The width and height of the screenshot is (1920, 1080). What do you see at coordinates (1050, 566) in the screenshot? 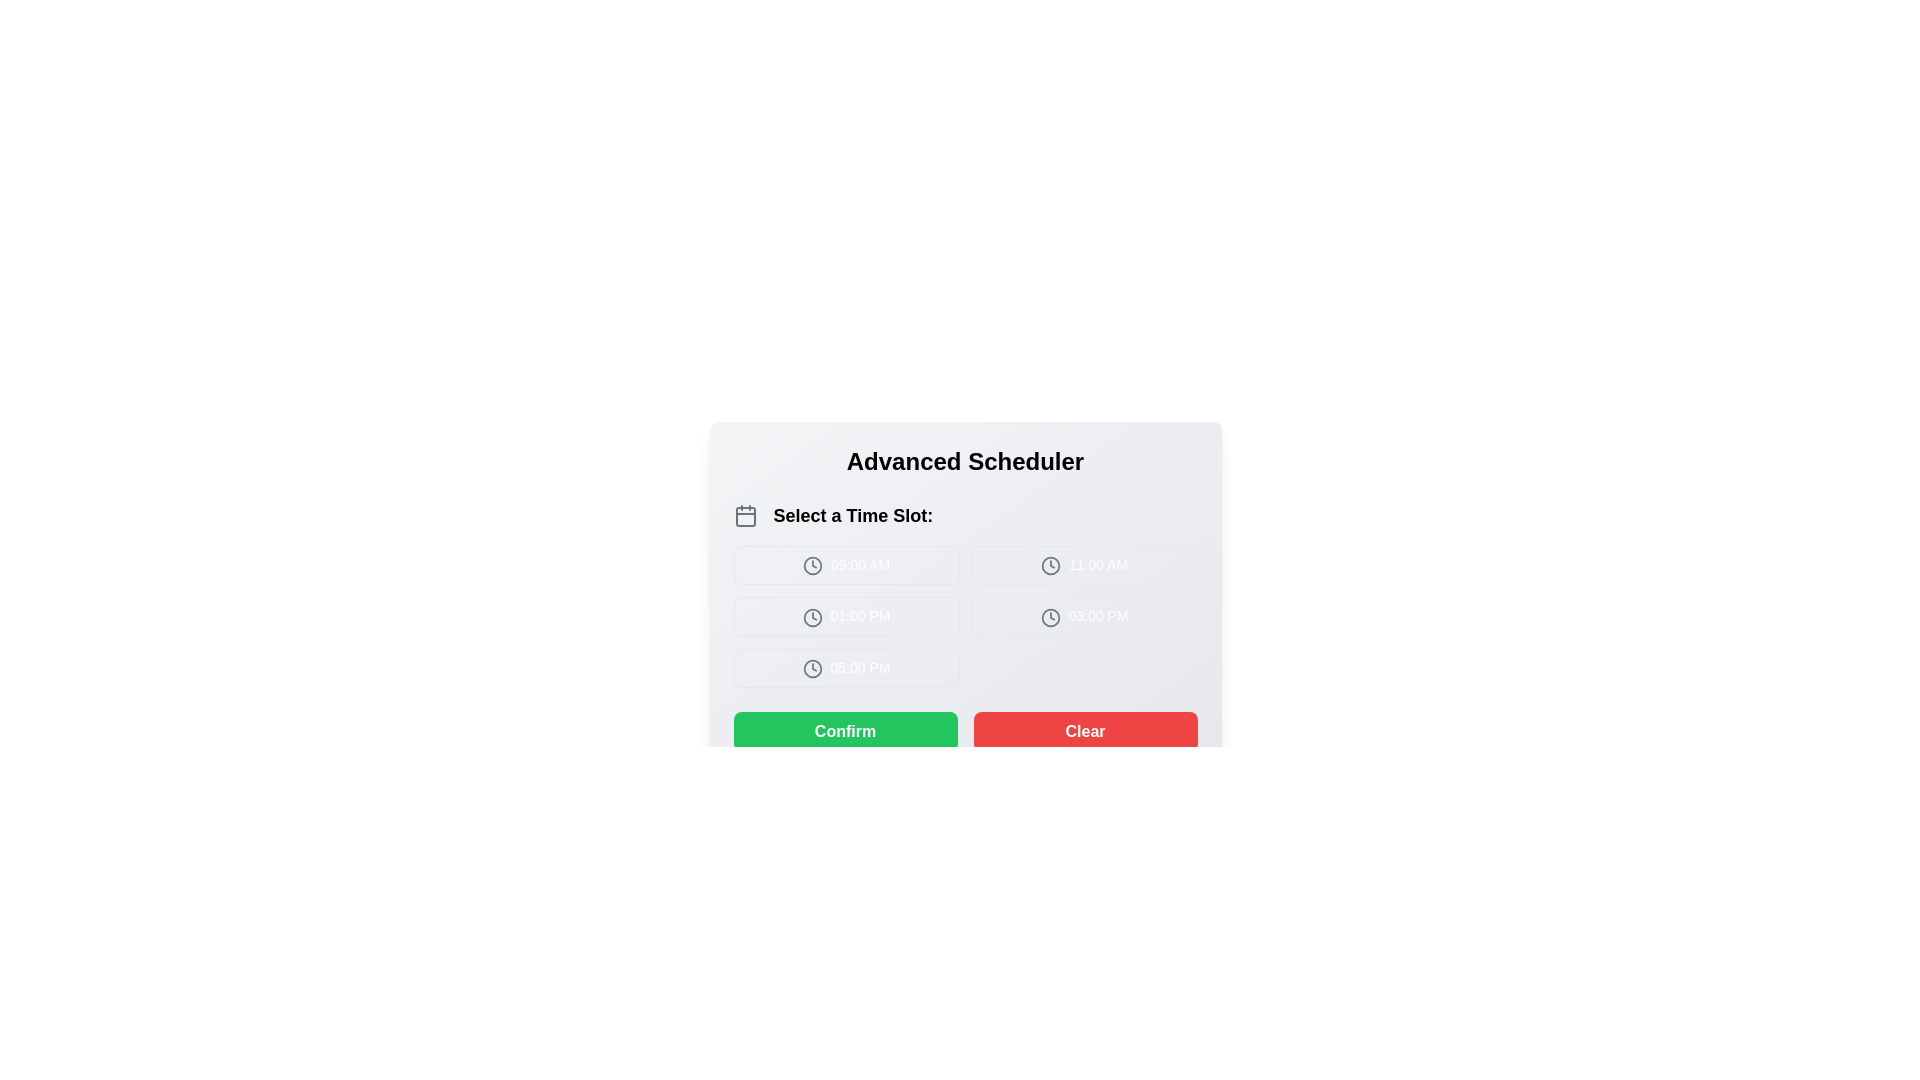
I see `the clock icon with a minimalistic design and a gray tone, located in the time slot button labeled '11:00 AM', which is the second item in the top row of the time slot selection area` at bounding box center [1050, 566].